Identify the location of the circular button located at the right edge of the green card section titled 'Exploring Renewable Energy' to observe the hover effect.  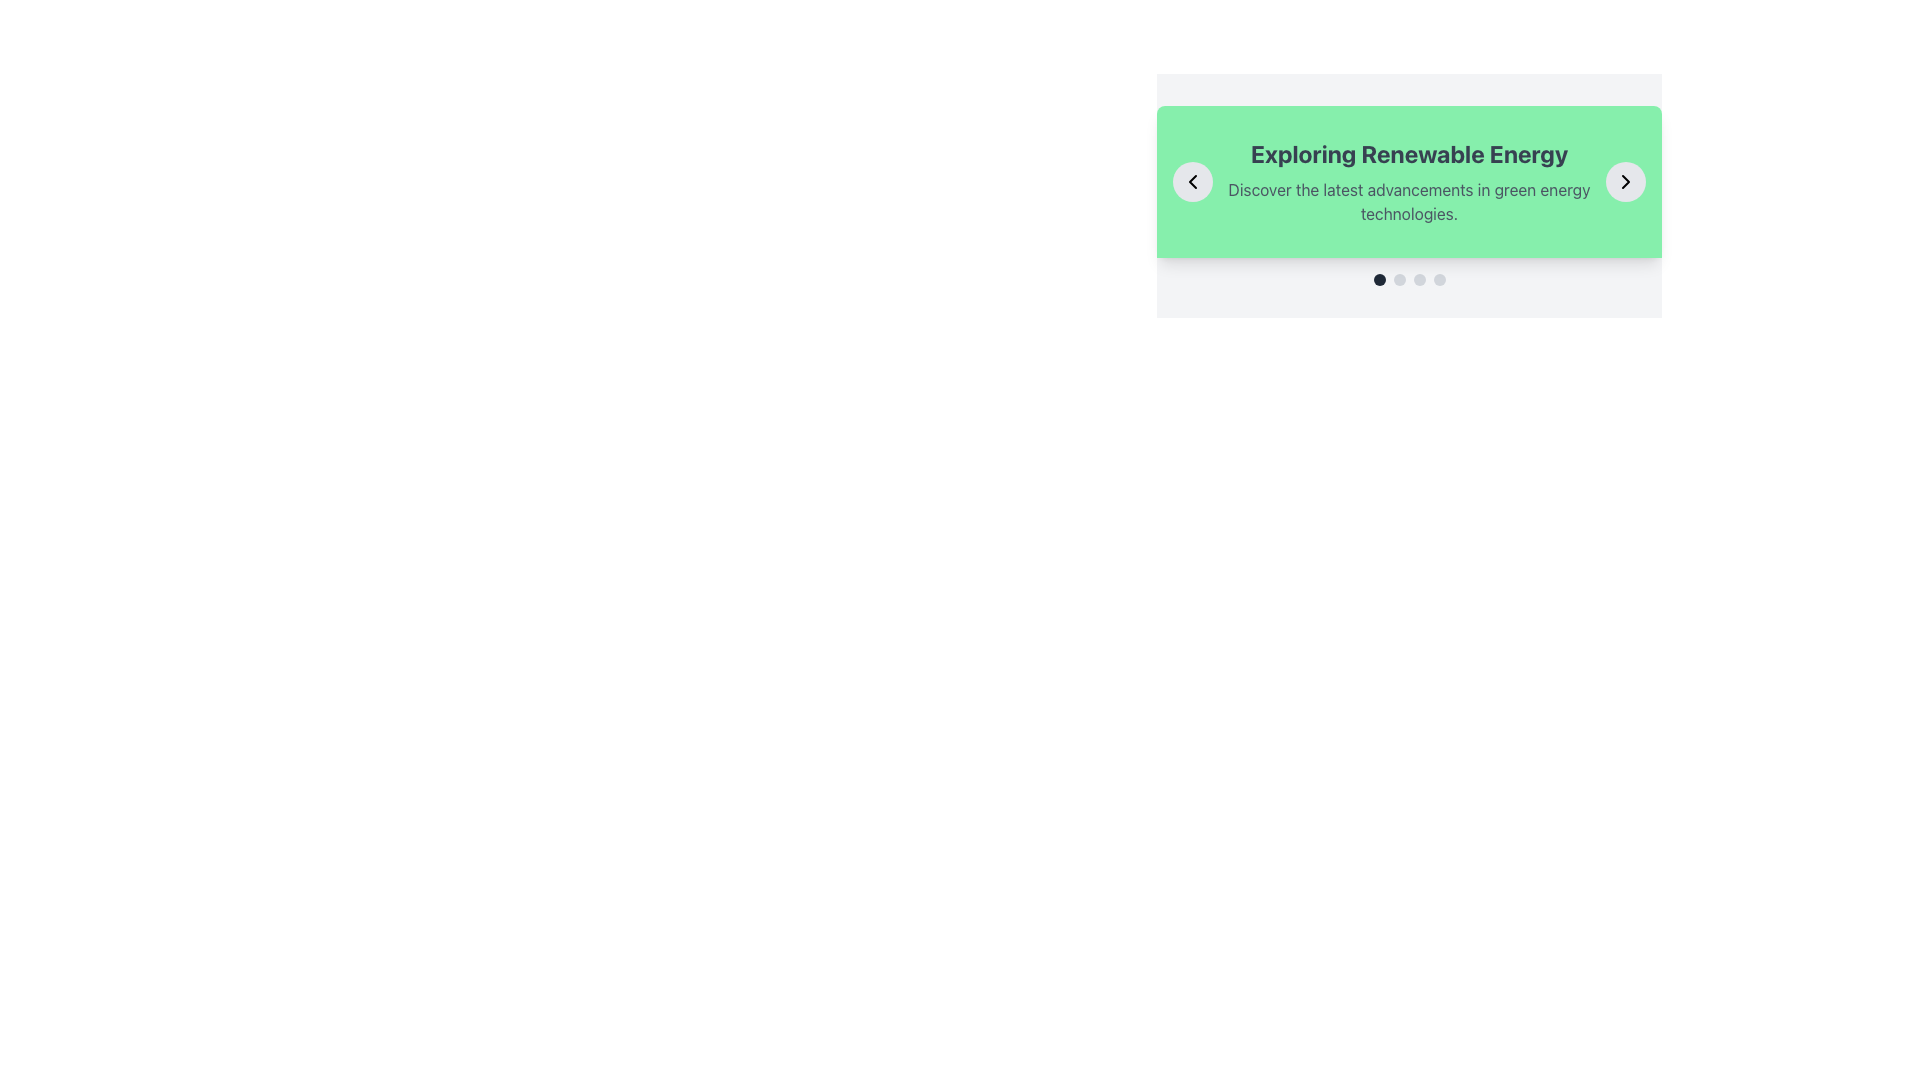
(1626, 181).